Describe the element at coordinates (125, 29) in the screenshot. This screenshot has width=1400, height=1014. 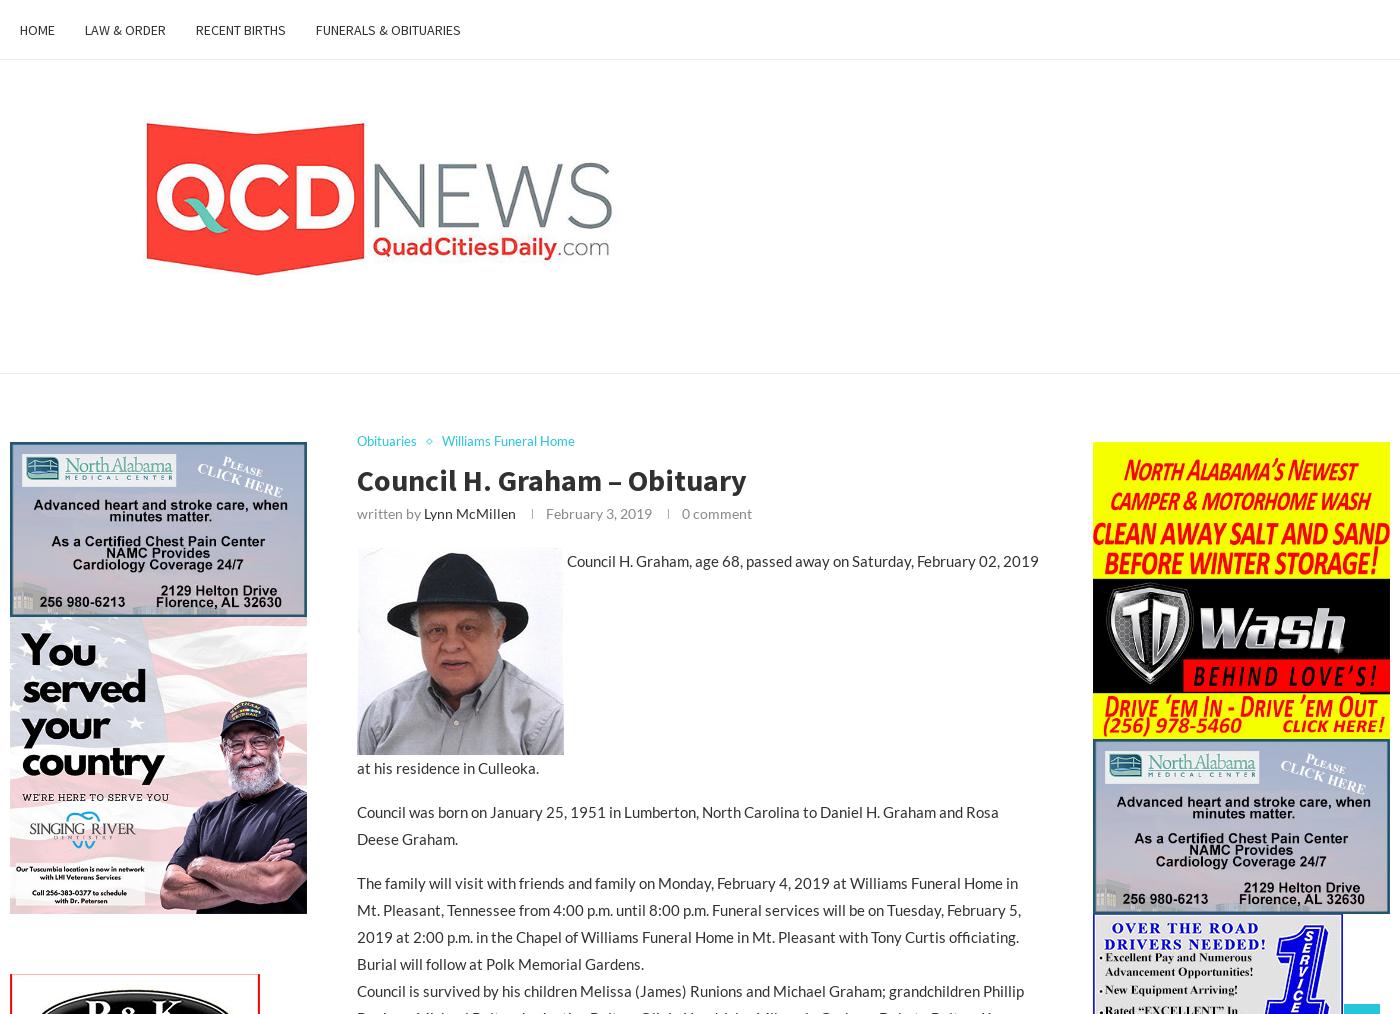
I see `'Law & Order'` at that location.